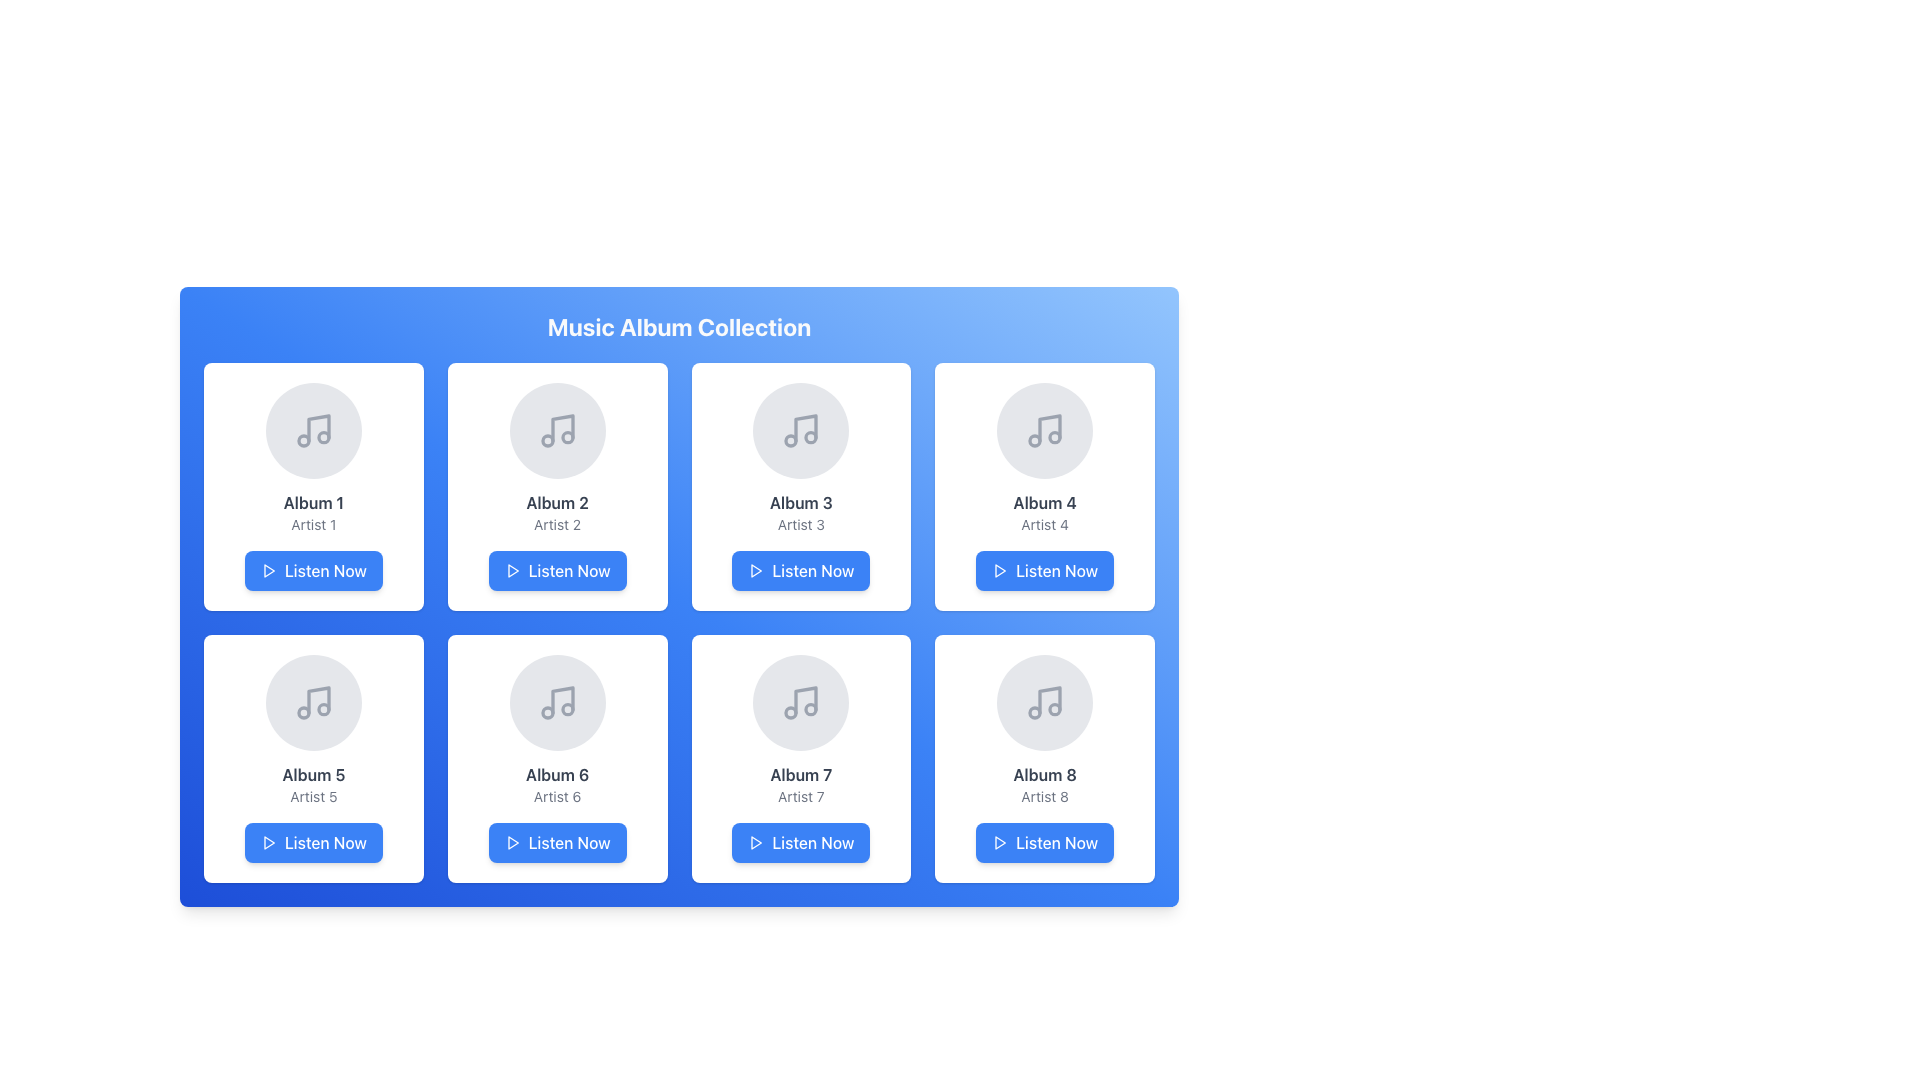  I want to click on the text label displaying 'Artist 5', which is located beneath 'Album 5' in the card layout, so click(312, 796).